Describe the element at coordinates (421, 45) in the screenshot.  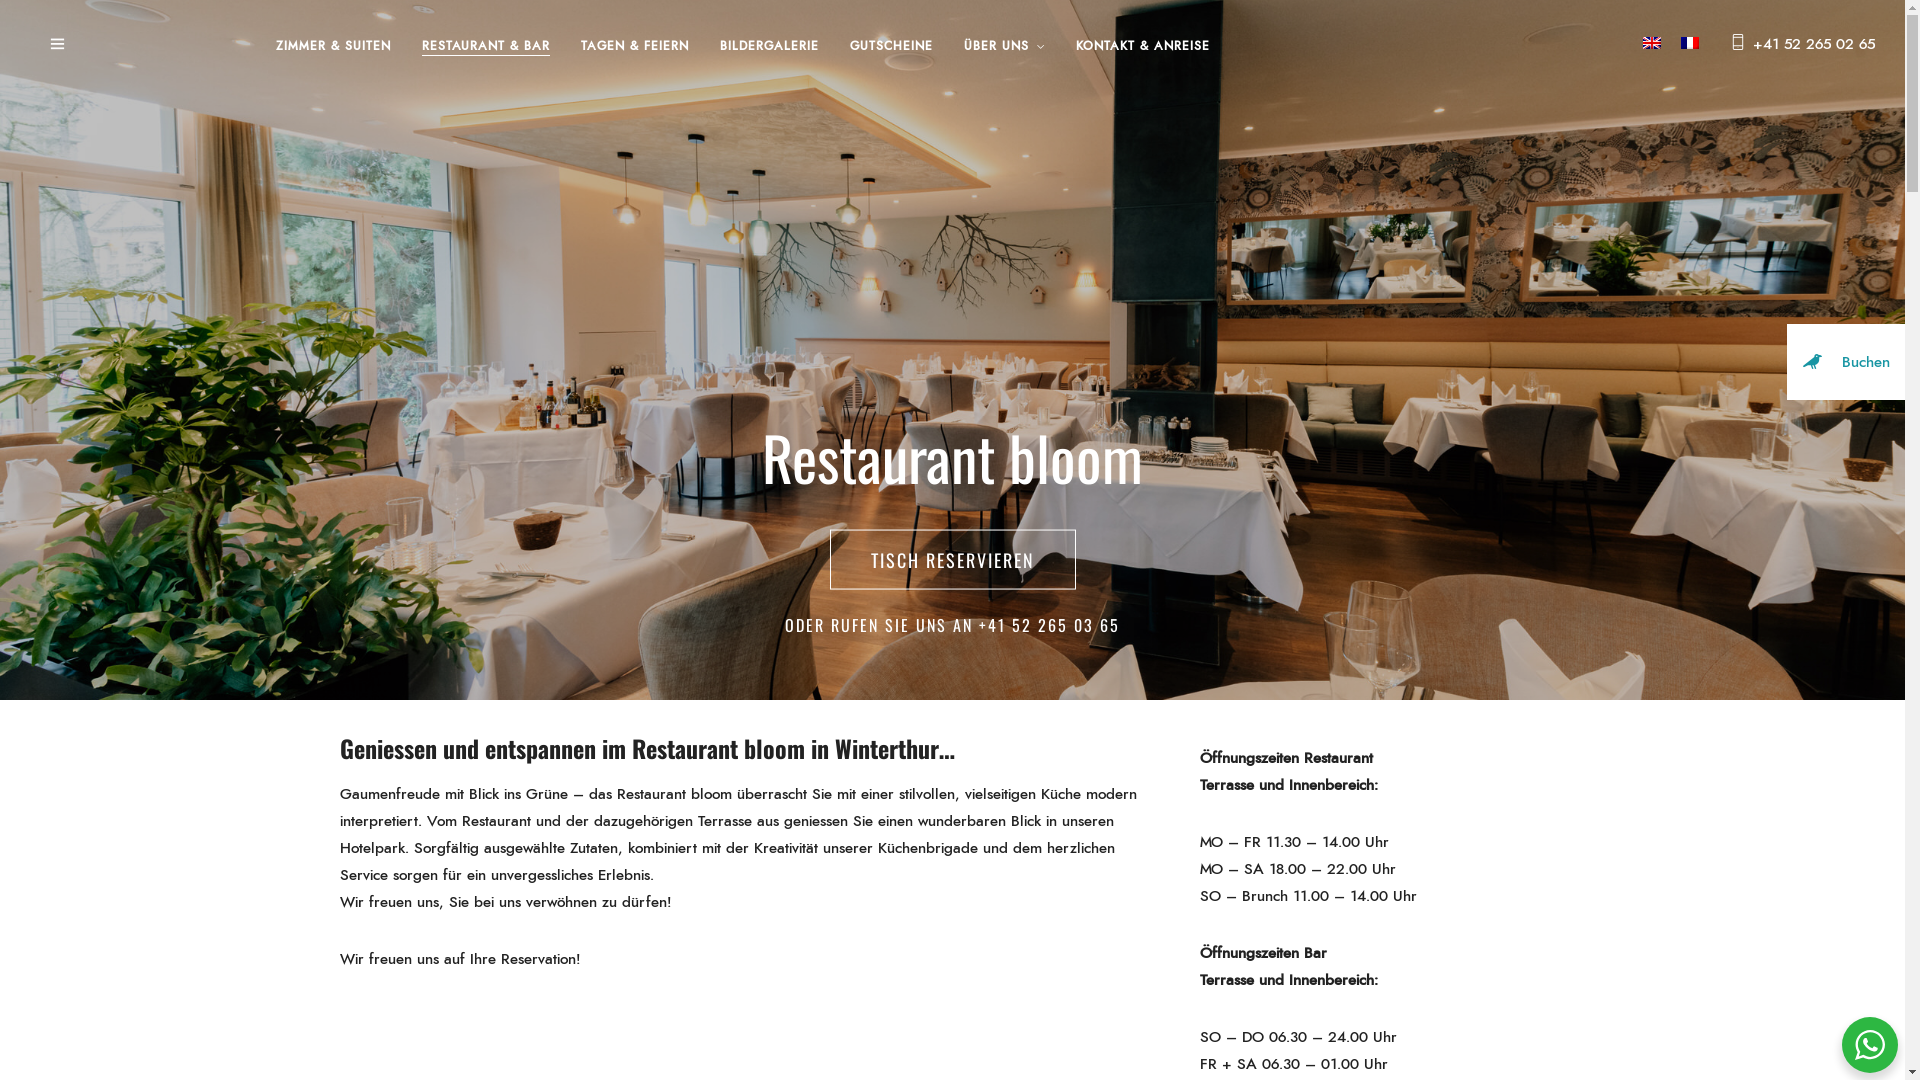
I see `'RESTAURANT & BAR'` at that location.